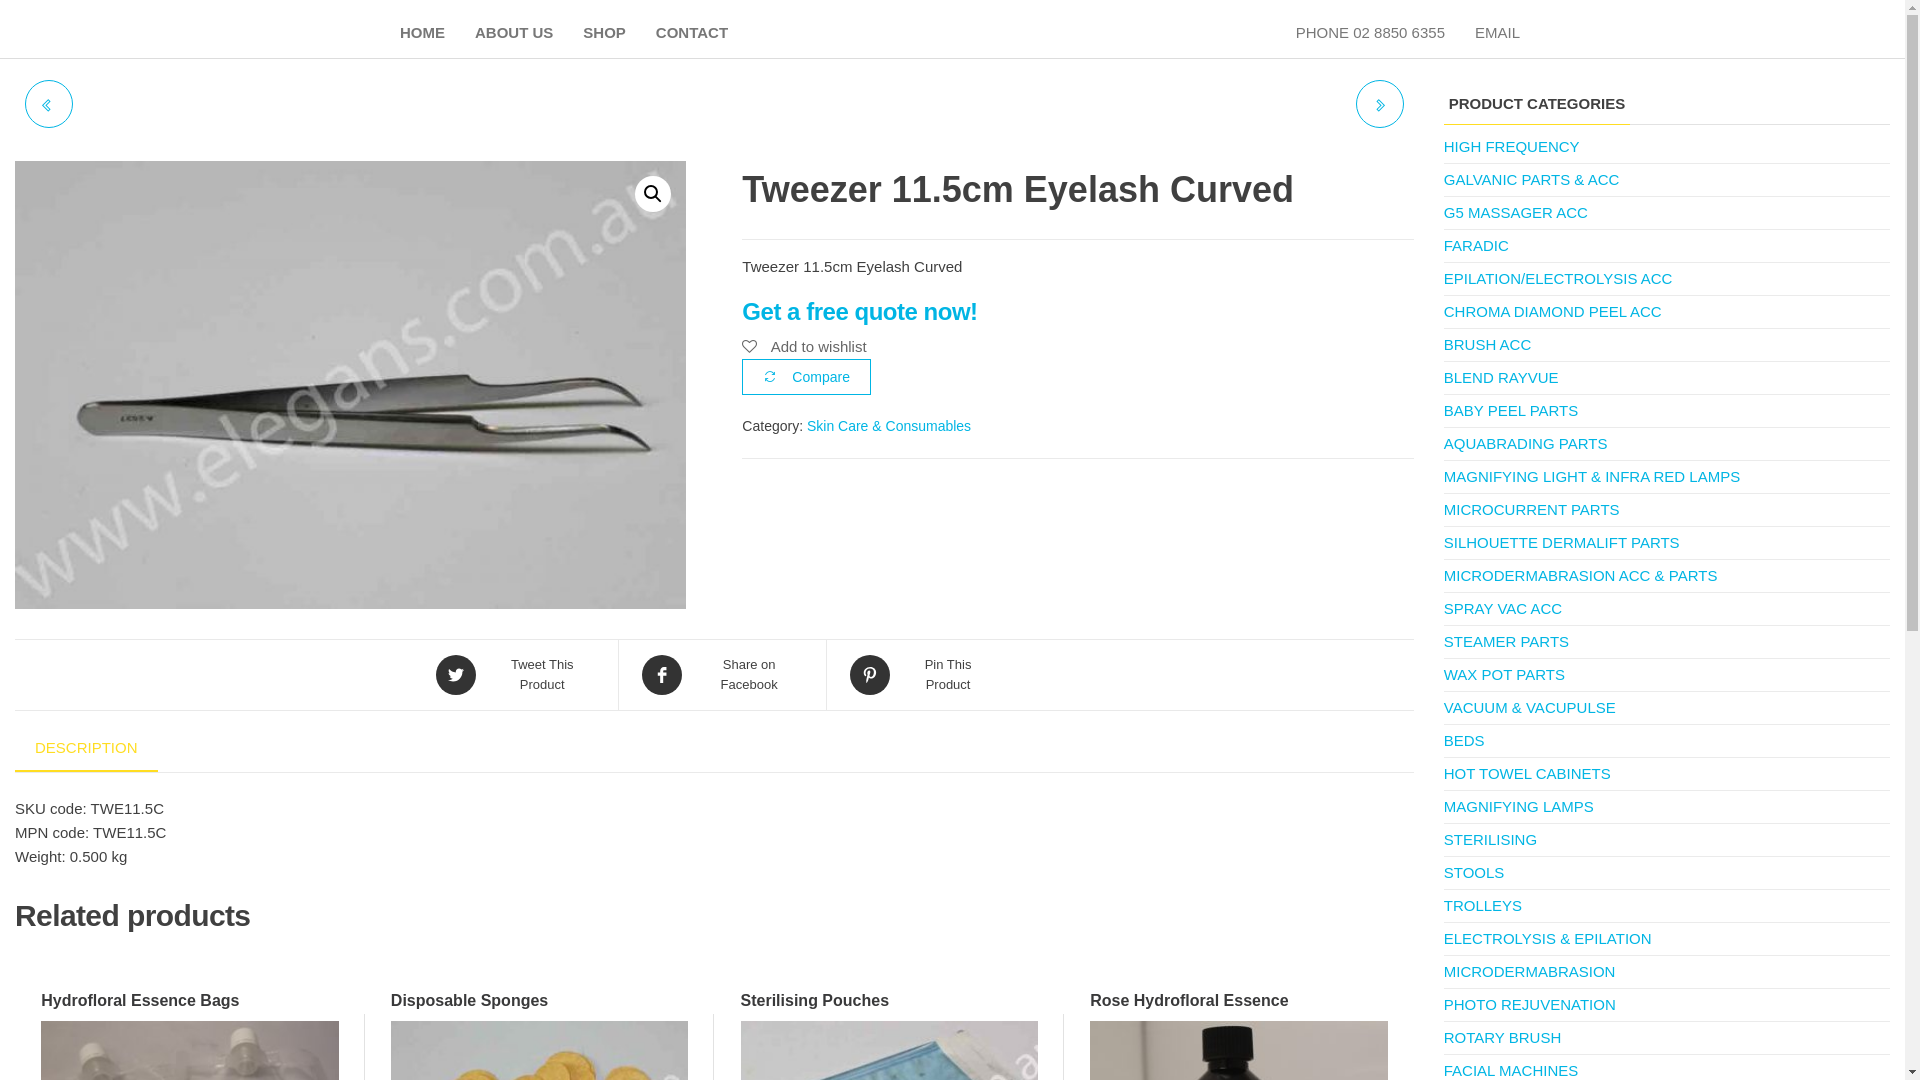 Image resolution: width=1920 pixels, height=1080 pixels. I want to click on 'MAGNIFYING LAMPS', so click(1518, 805).